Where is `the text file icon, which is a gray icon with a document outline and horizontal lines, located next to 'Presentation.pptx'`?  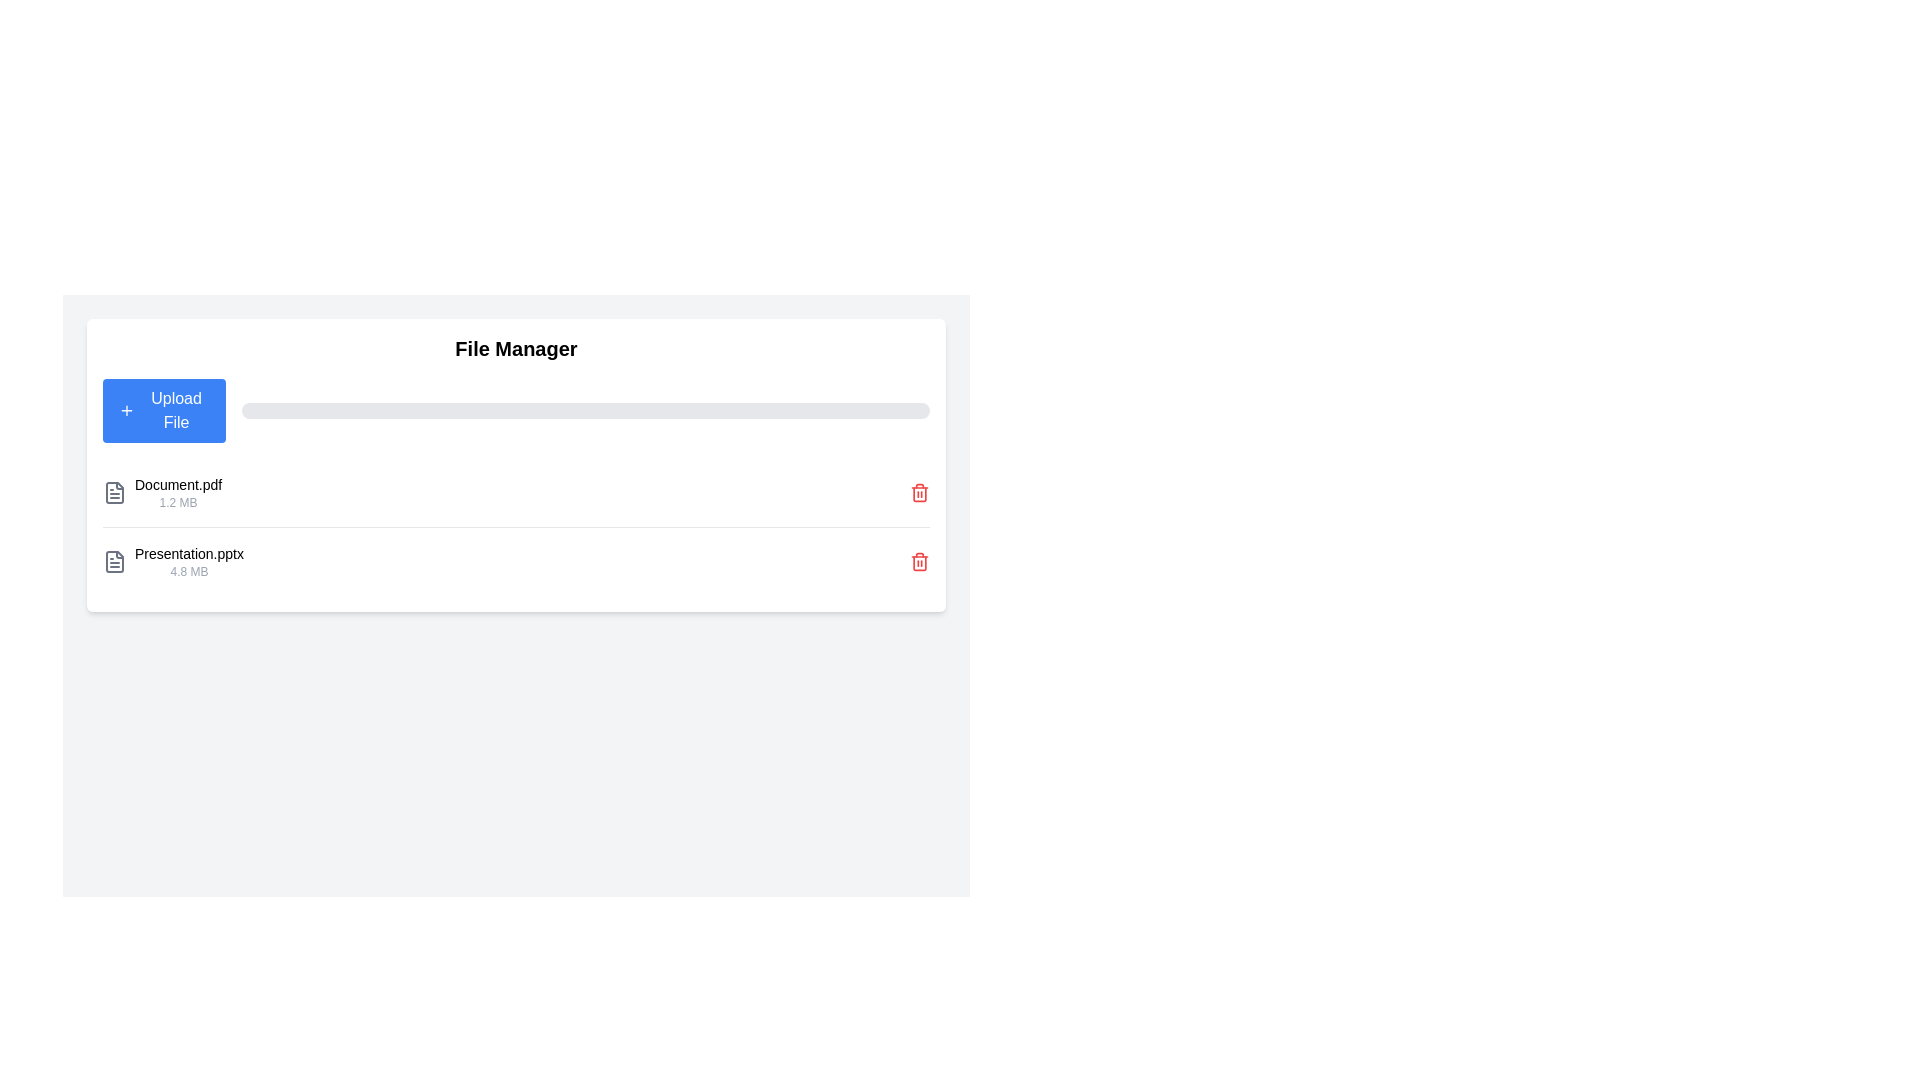
the text file icon, which is a gray icon with a document outline and horizontal lines, located next to 'Presentation.pptx' is located at coordinates (114, 562).